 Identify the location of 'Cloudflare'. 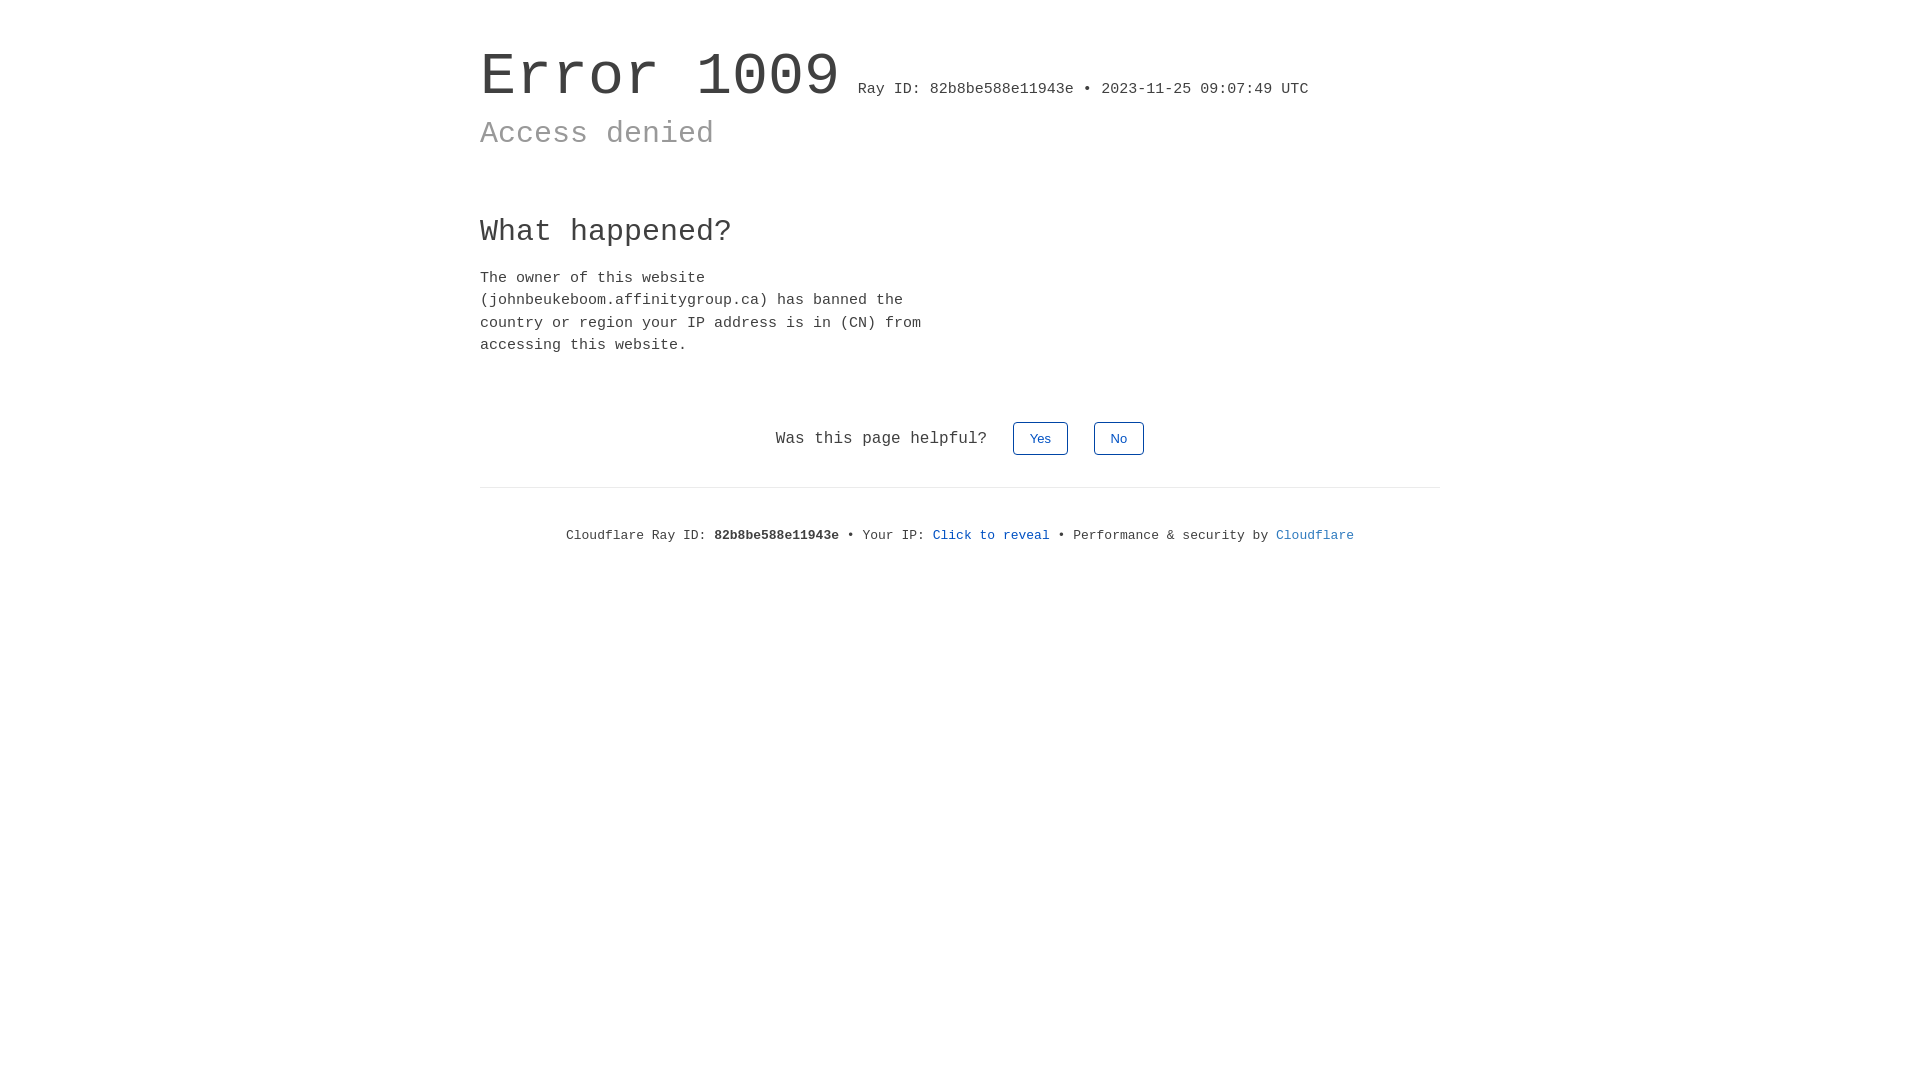
(1315, 534).